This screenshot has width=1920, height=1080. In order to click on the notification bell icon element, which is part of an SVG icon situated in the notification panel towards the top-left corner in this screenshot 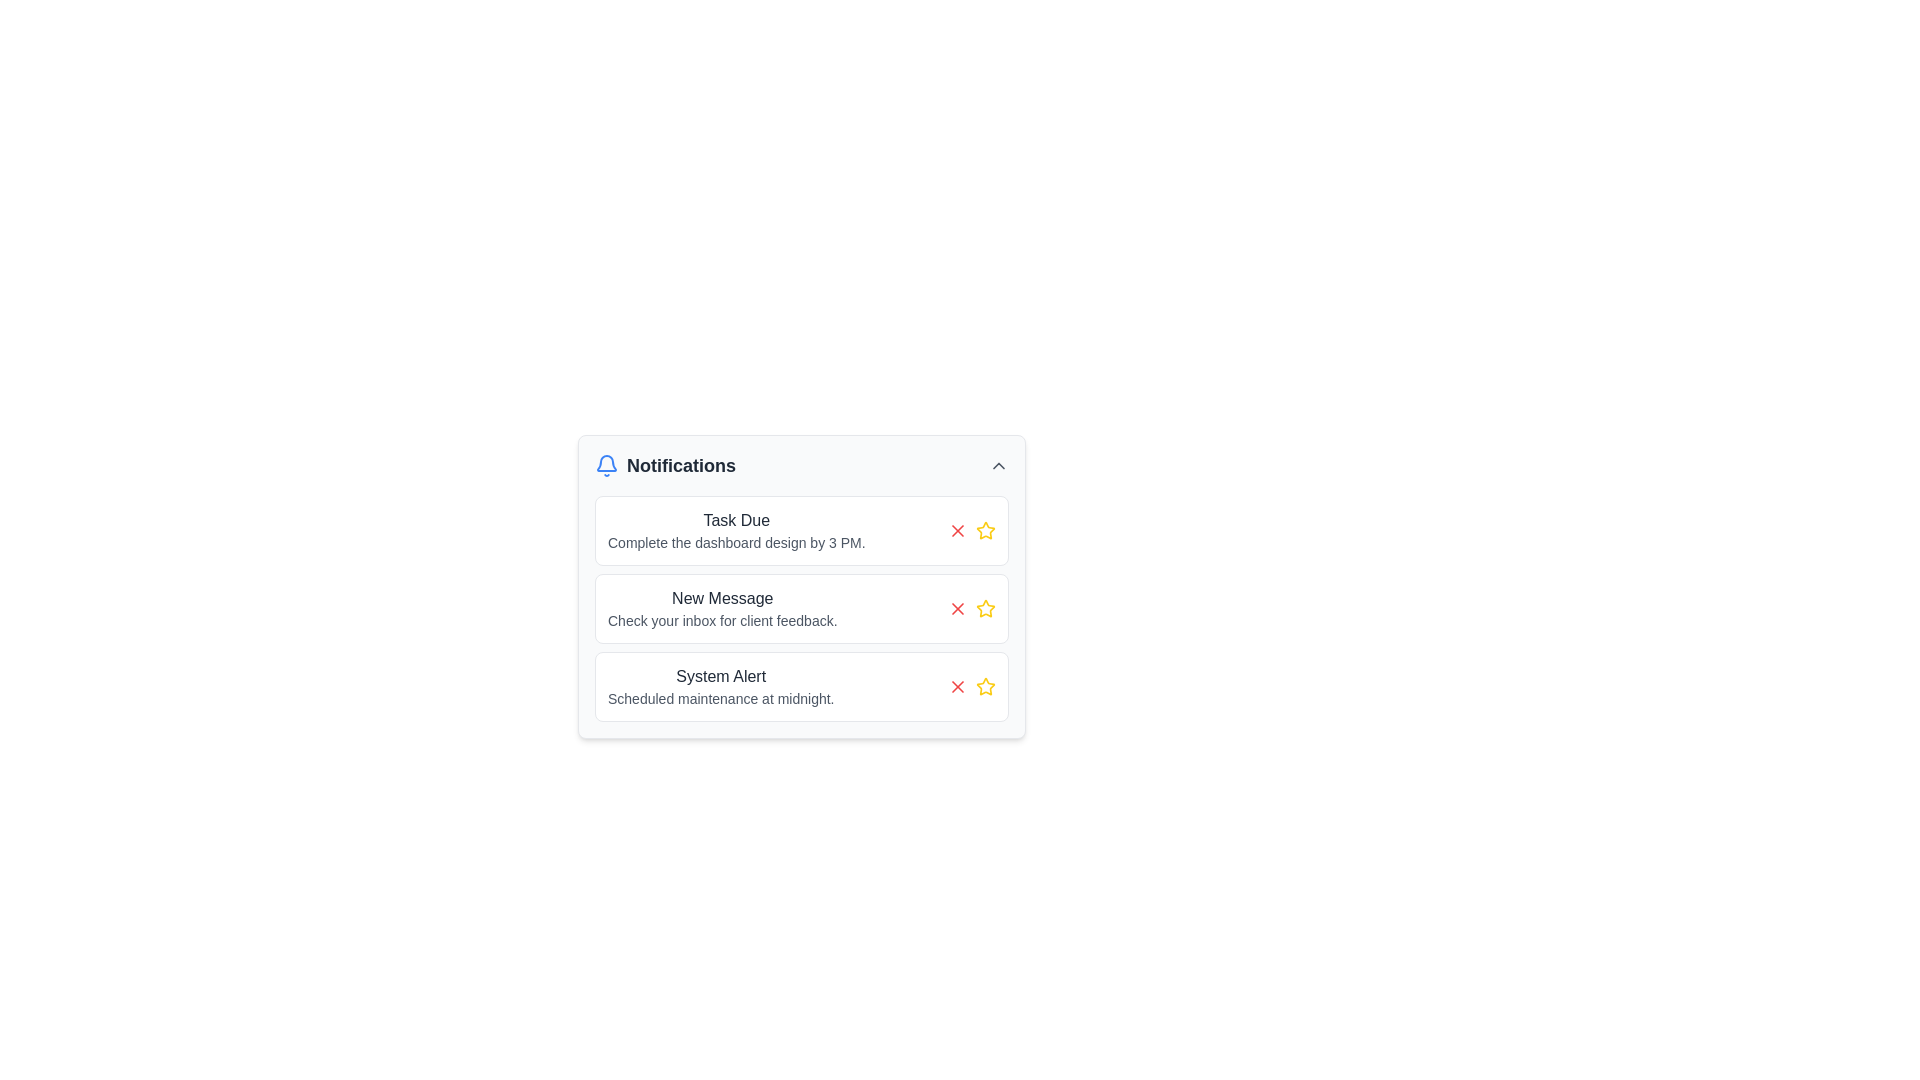, I will do `click(605, 463)`.